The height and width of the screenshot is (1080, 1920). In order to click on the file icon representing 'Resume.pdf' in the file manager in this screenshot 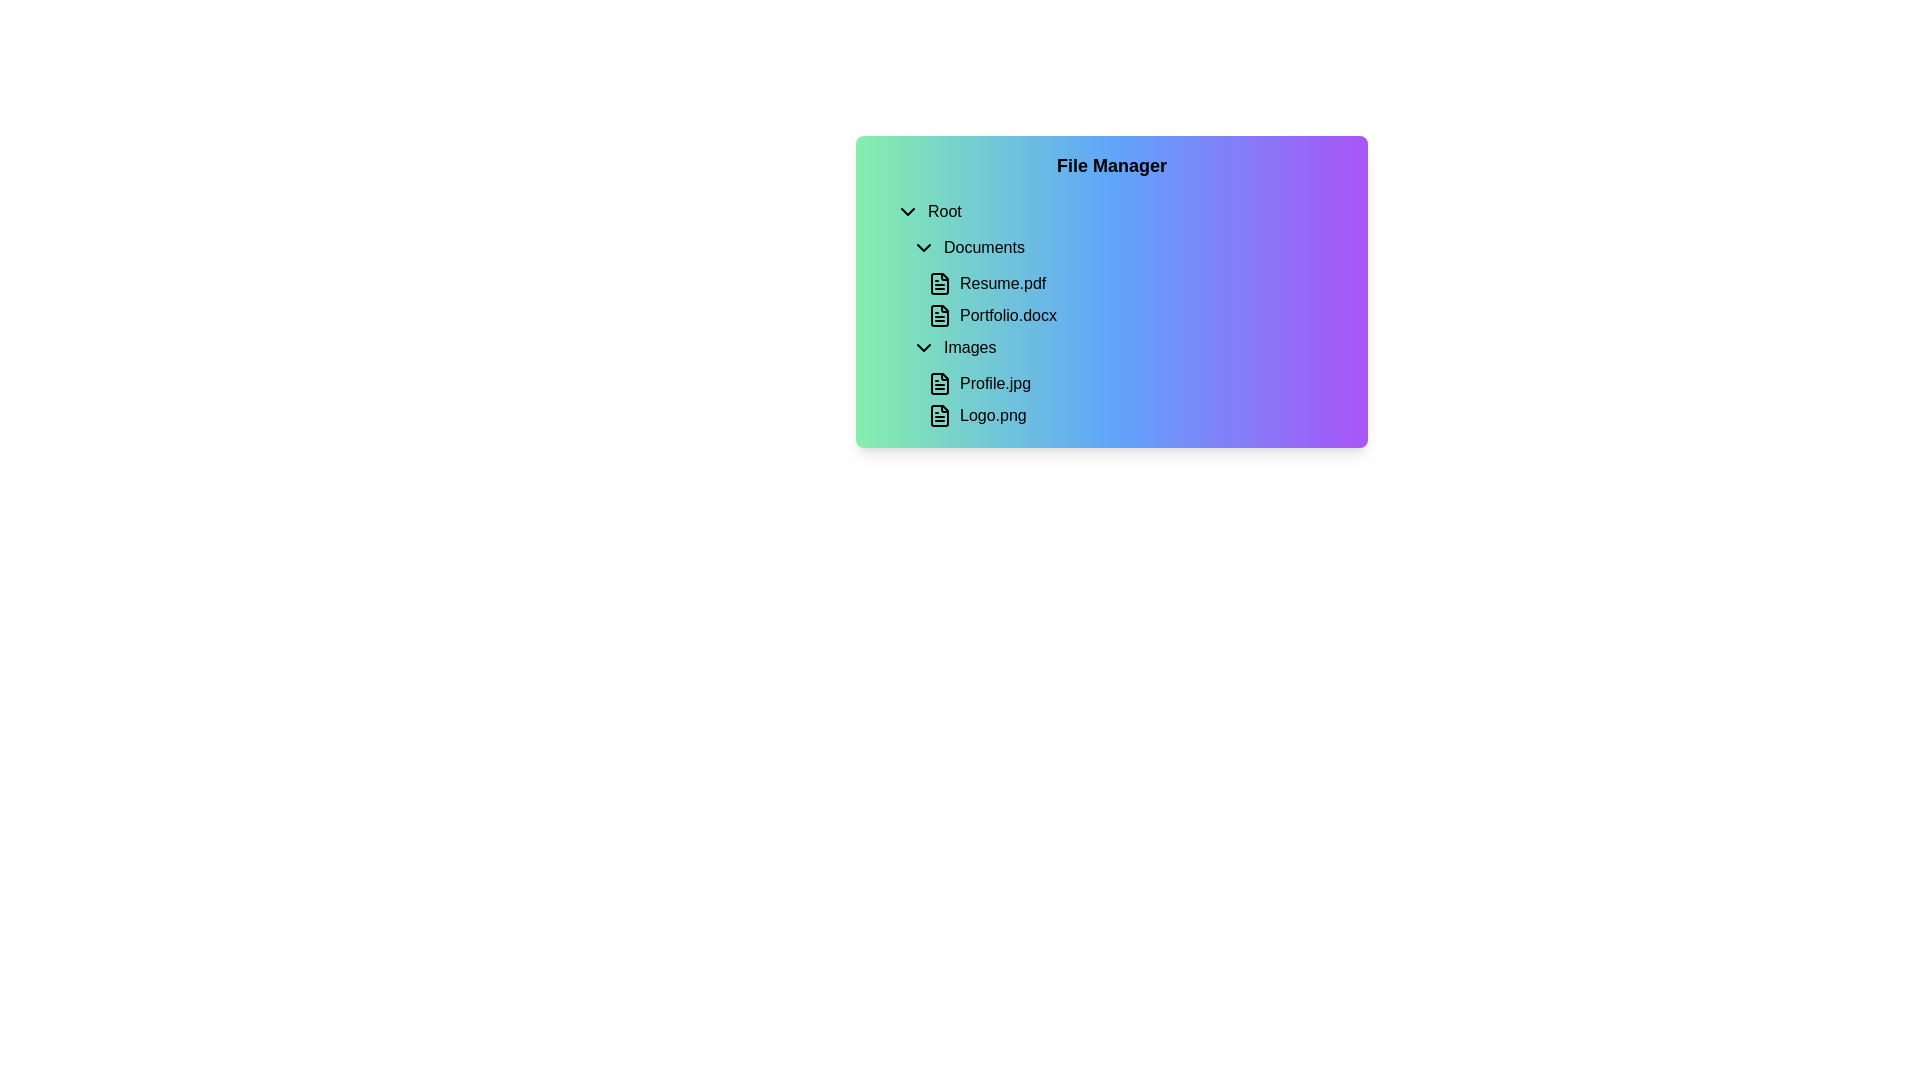, I will do `click(939, 284)`.